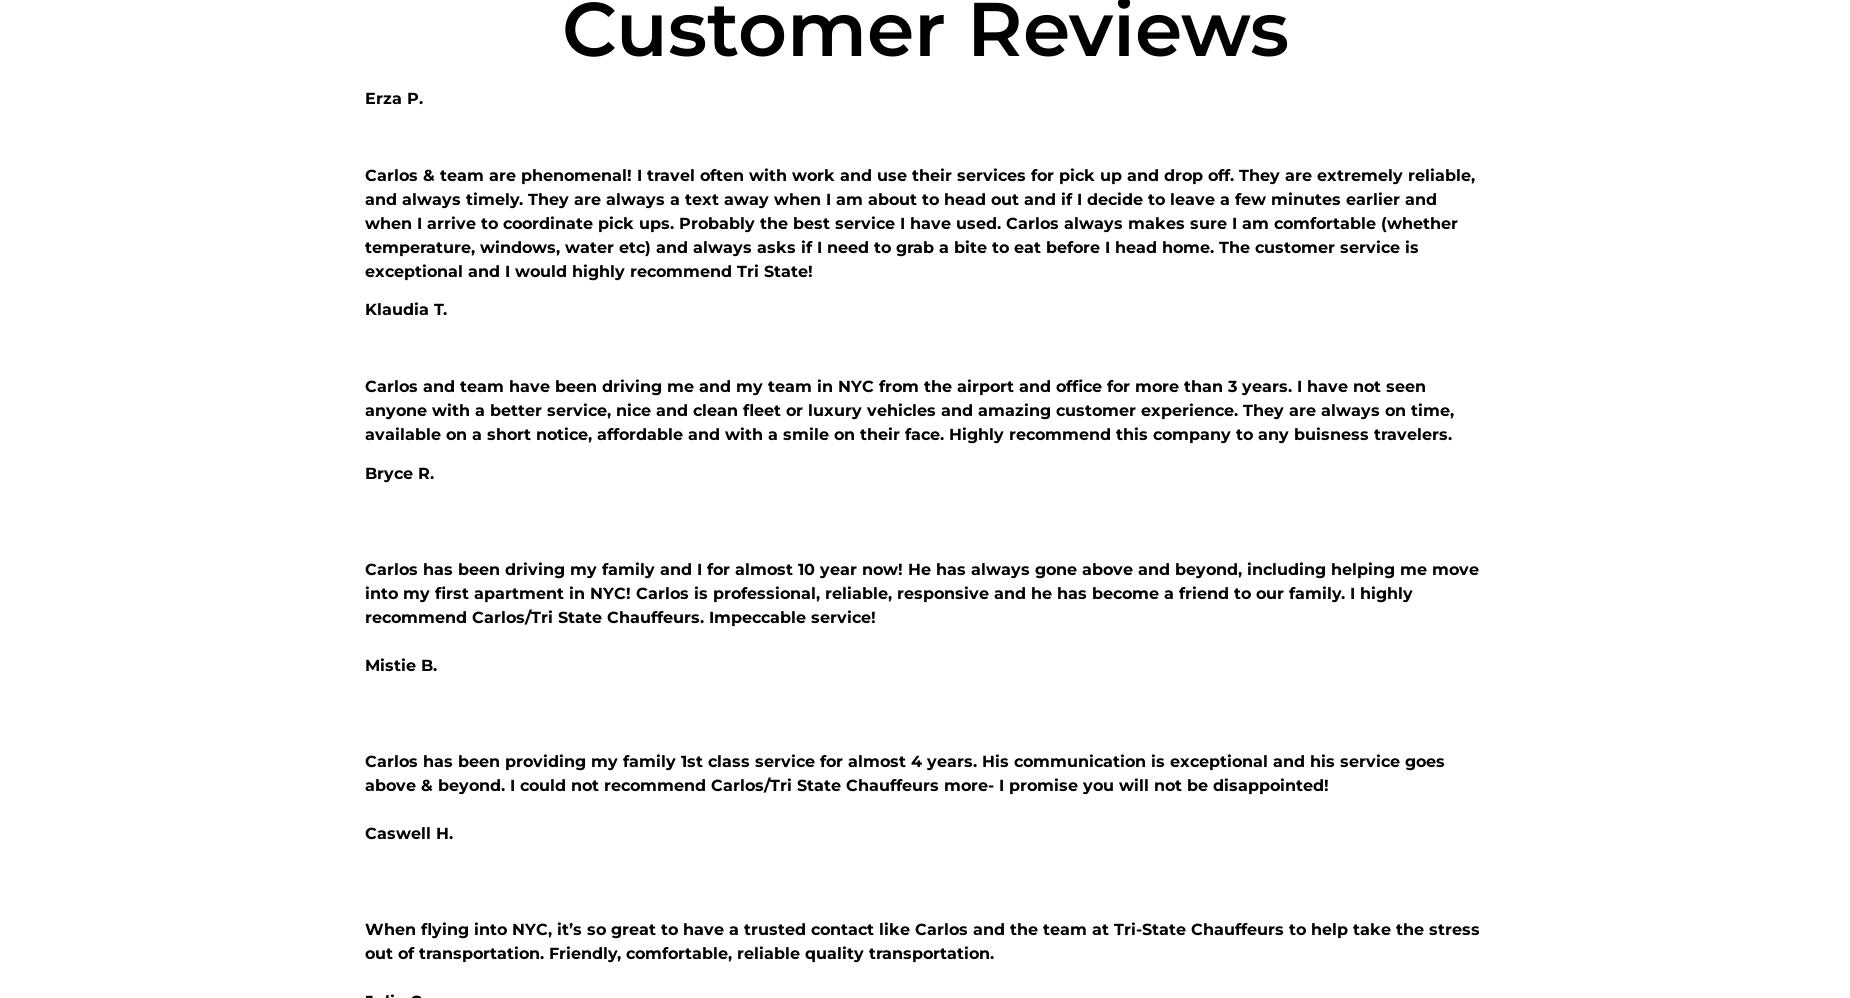  What do you see at coordinates (364, 663) in the screenshot?
I see `'Mistie B.'` at bounding box center [364, 663].